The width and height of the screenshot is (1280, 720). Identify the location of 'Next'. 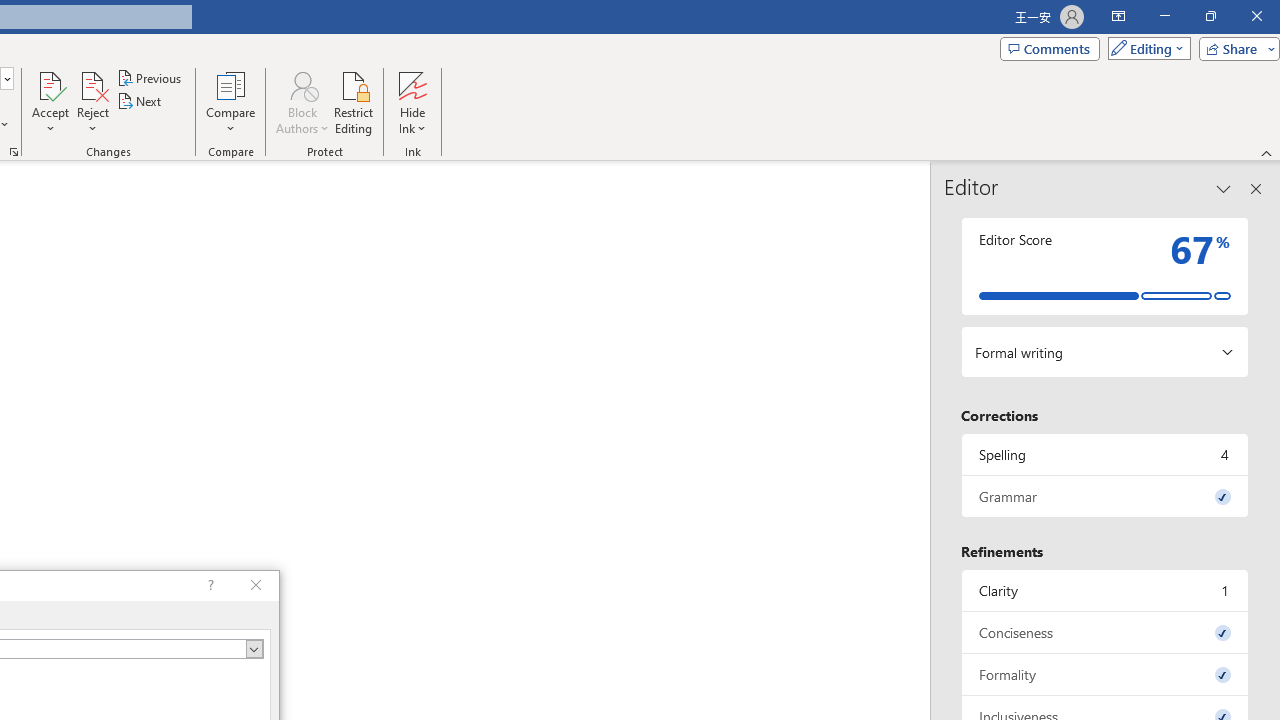
(139, 101).